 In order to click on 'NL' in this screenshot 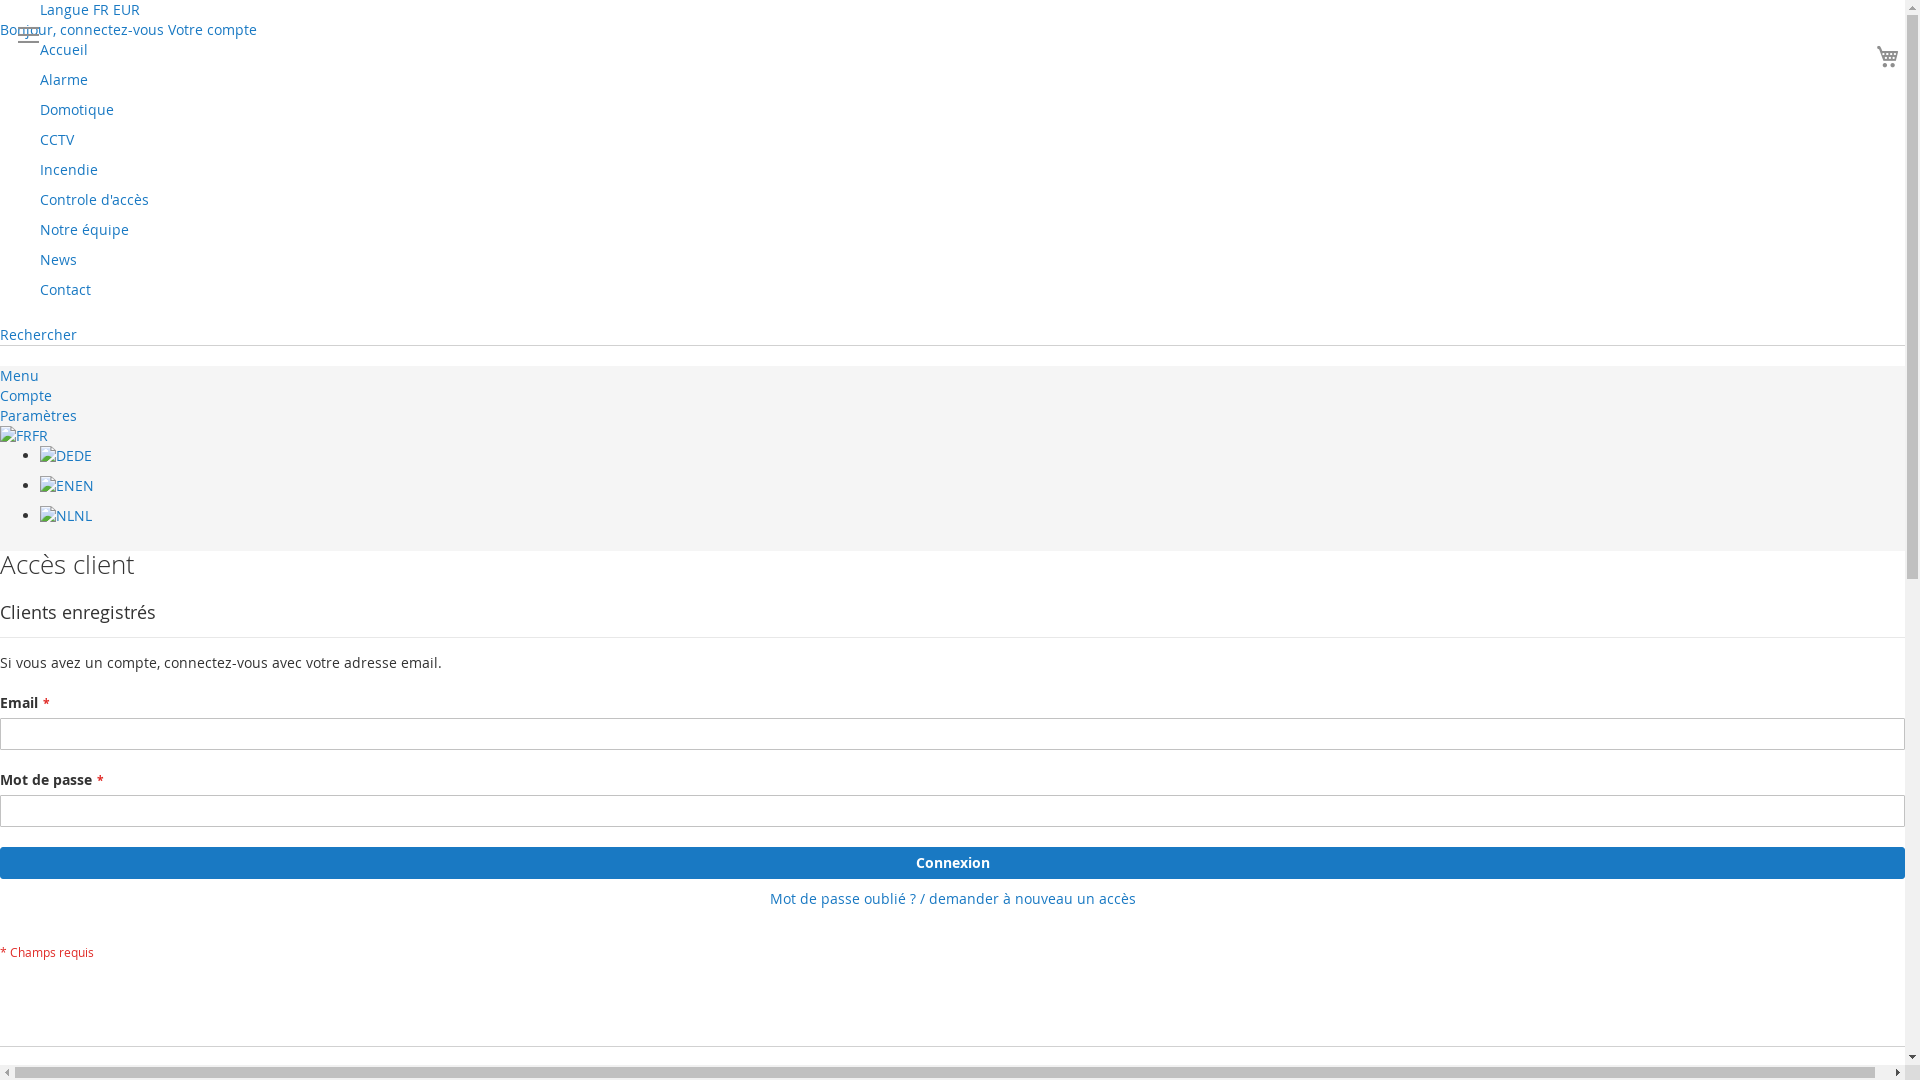, I will do `click(39, 514)`.